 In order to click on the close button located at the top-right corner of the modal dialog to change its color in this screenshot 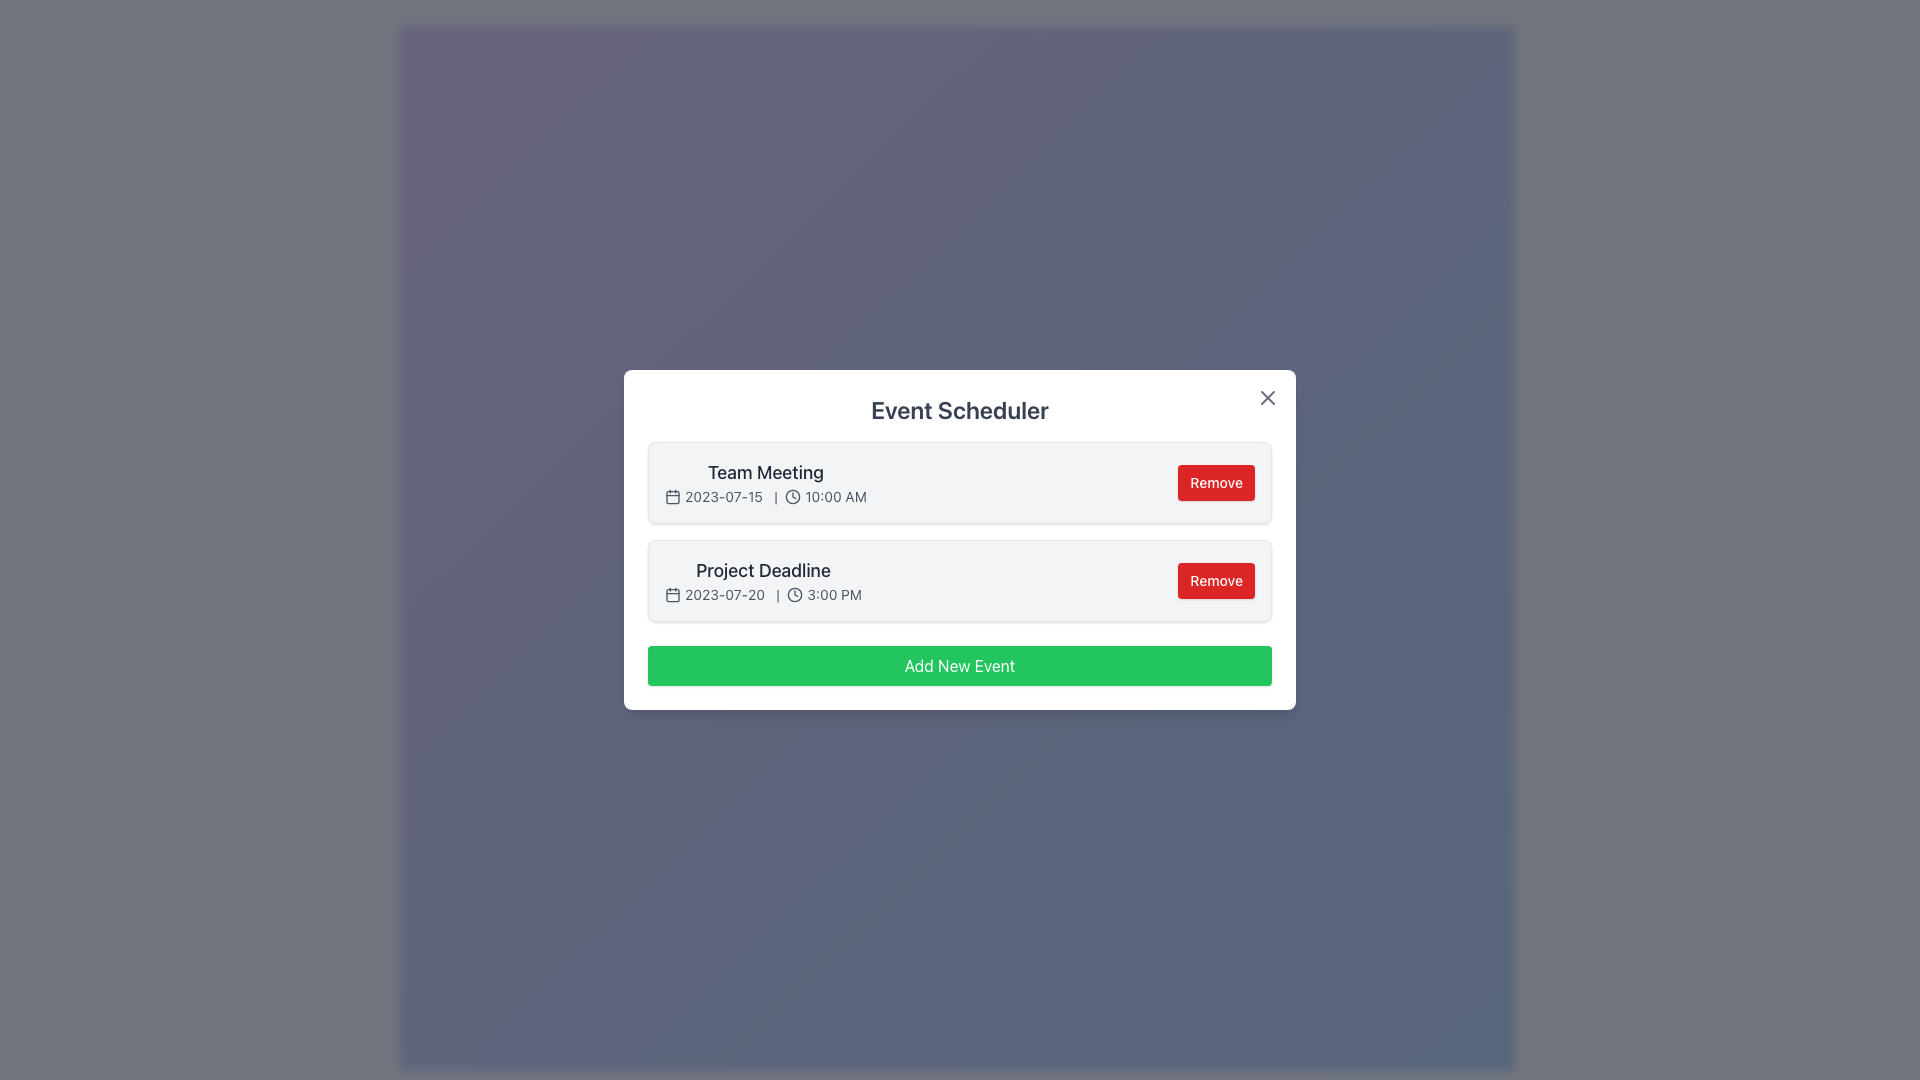, I will do `click(1266, 397)`.